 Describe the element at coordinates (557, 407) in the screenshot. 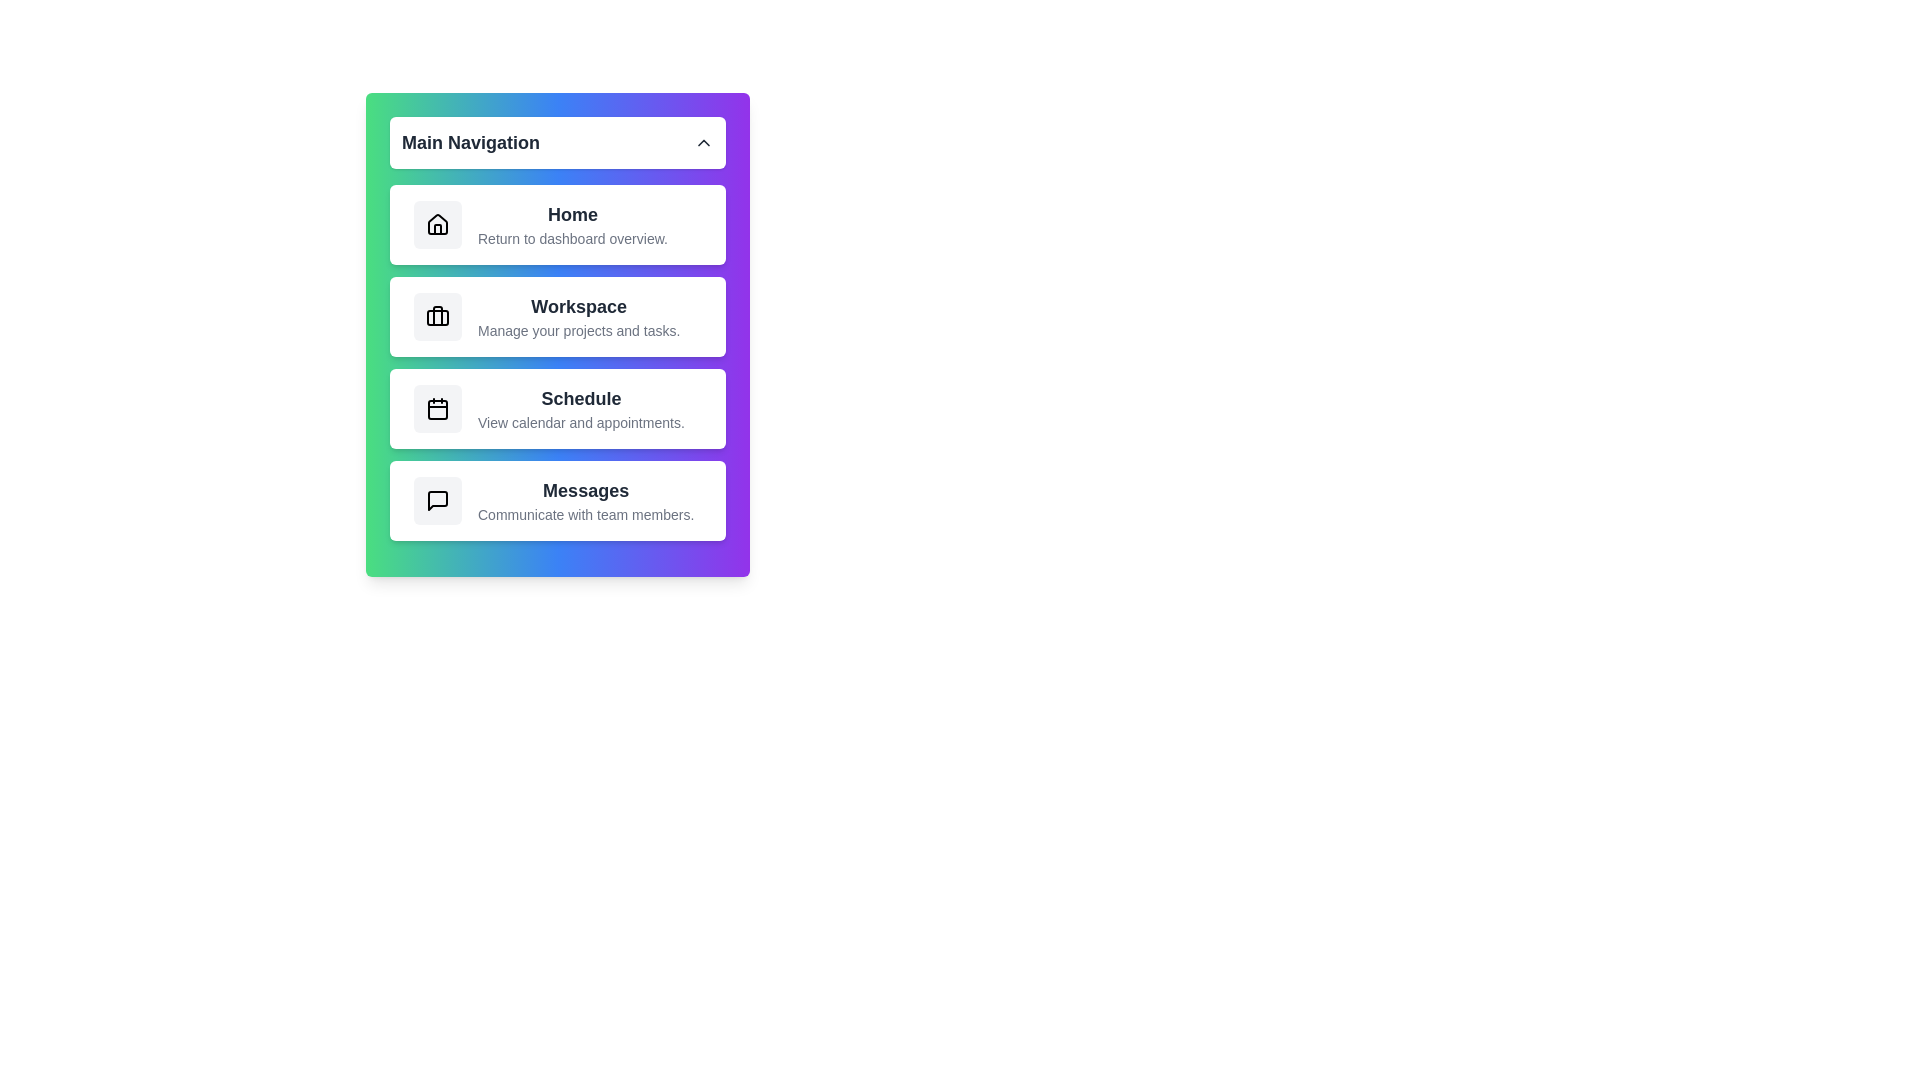

I see `the 'Schedule' navigation item` at that location.